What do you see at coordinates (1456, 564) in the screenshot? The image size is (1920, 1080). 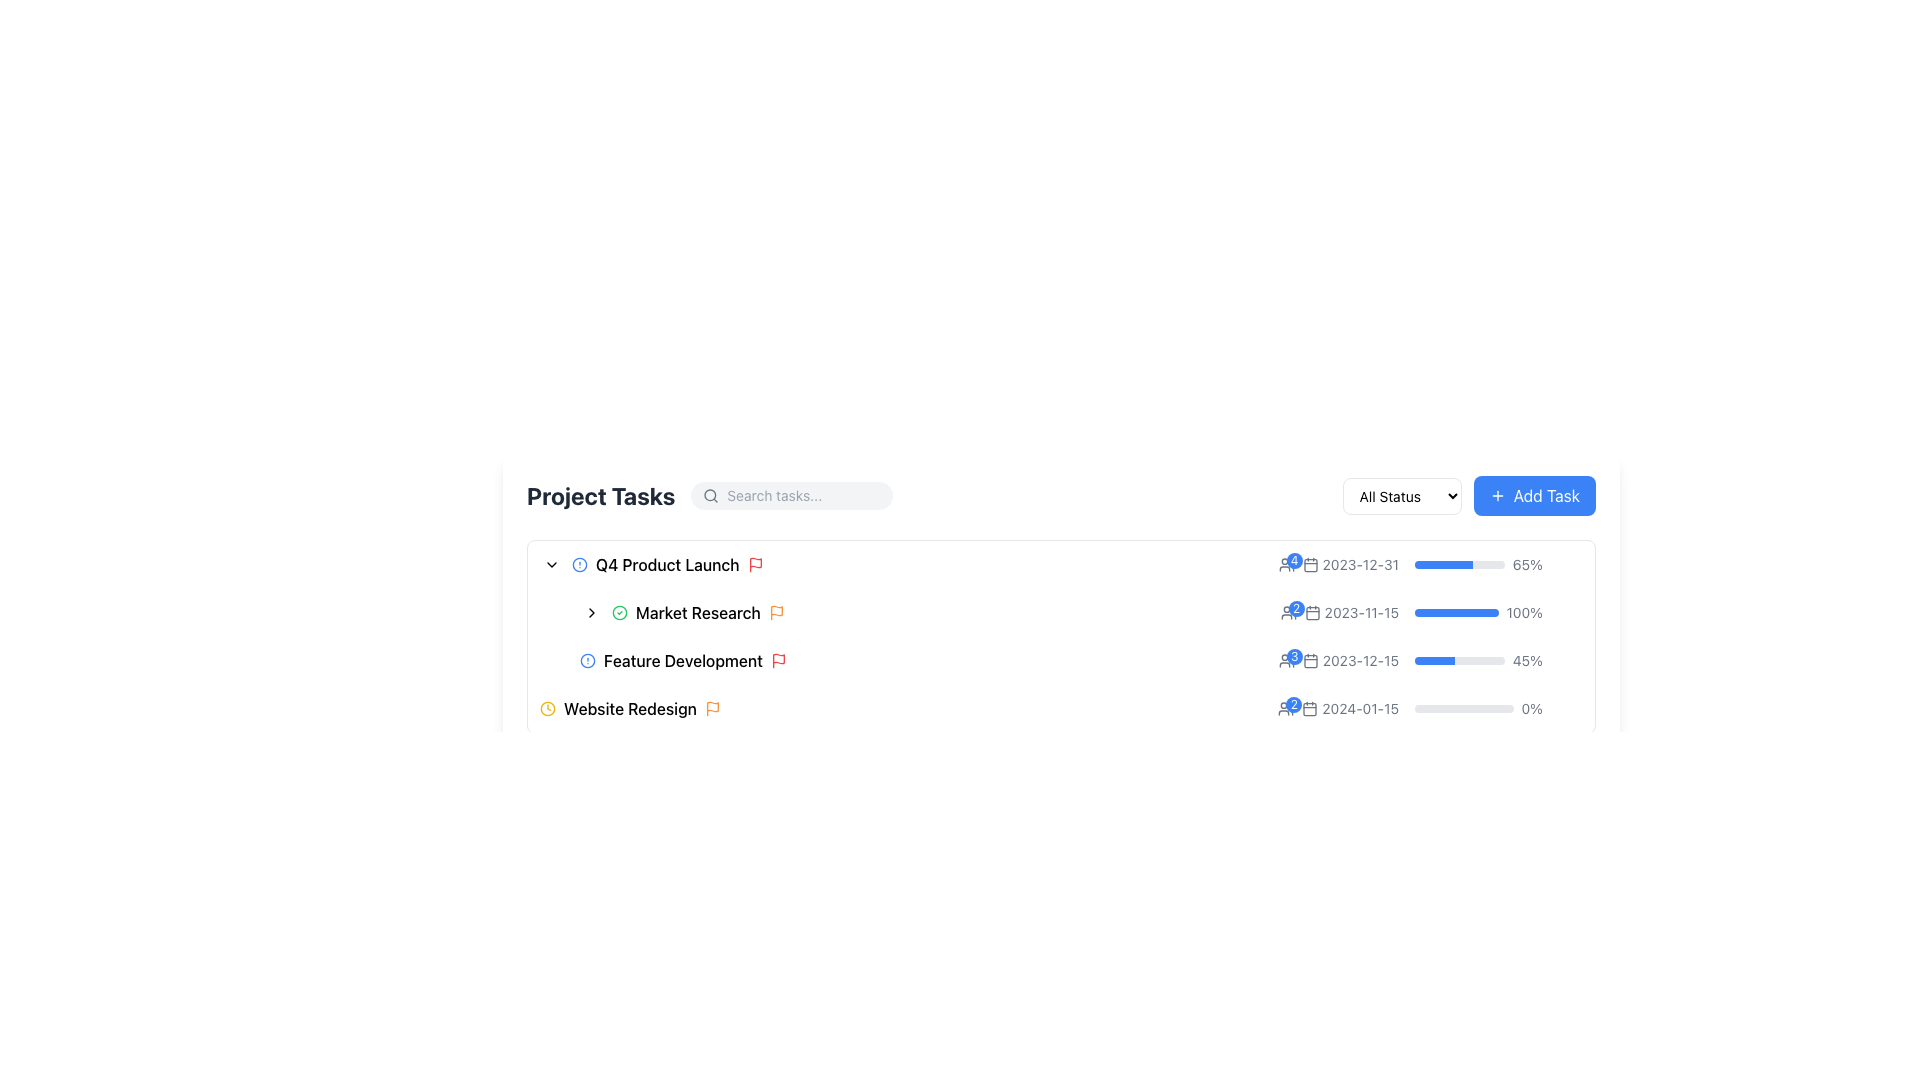 I see `task completion` at bounding box center [1456, 564].